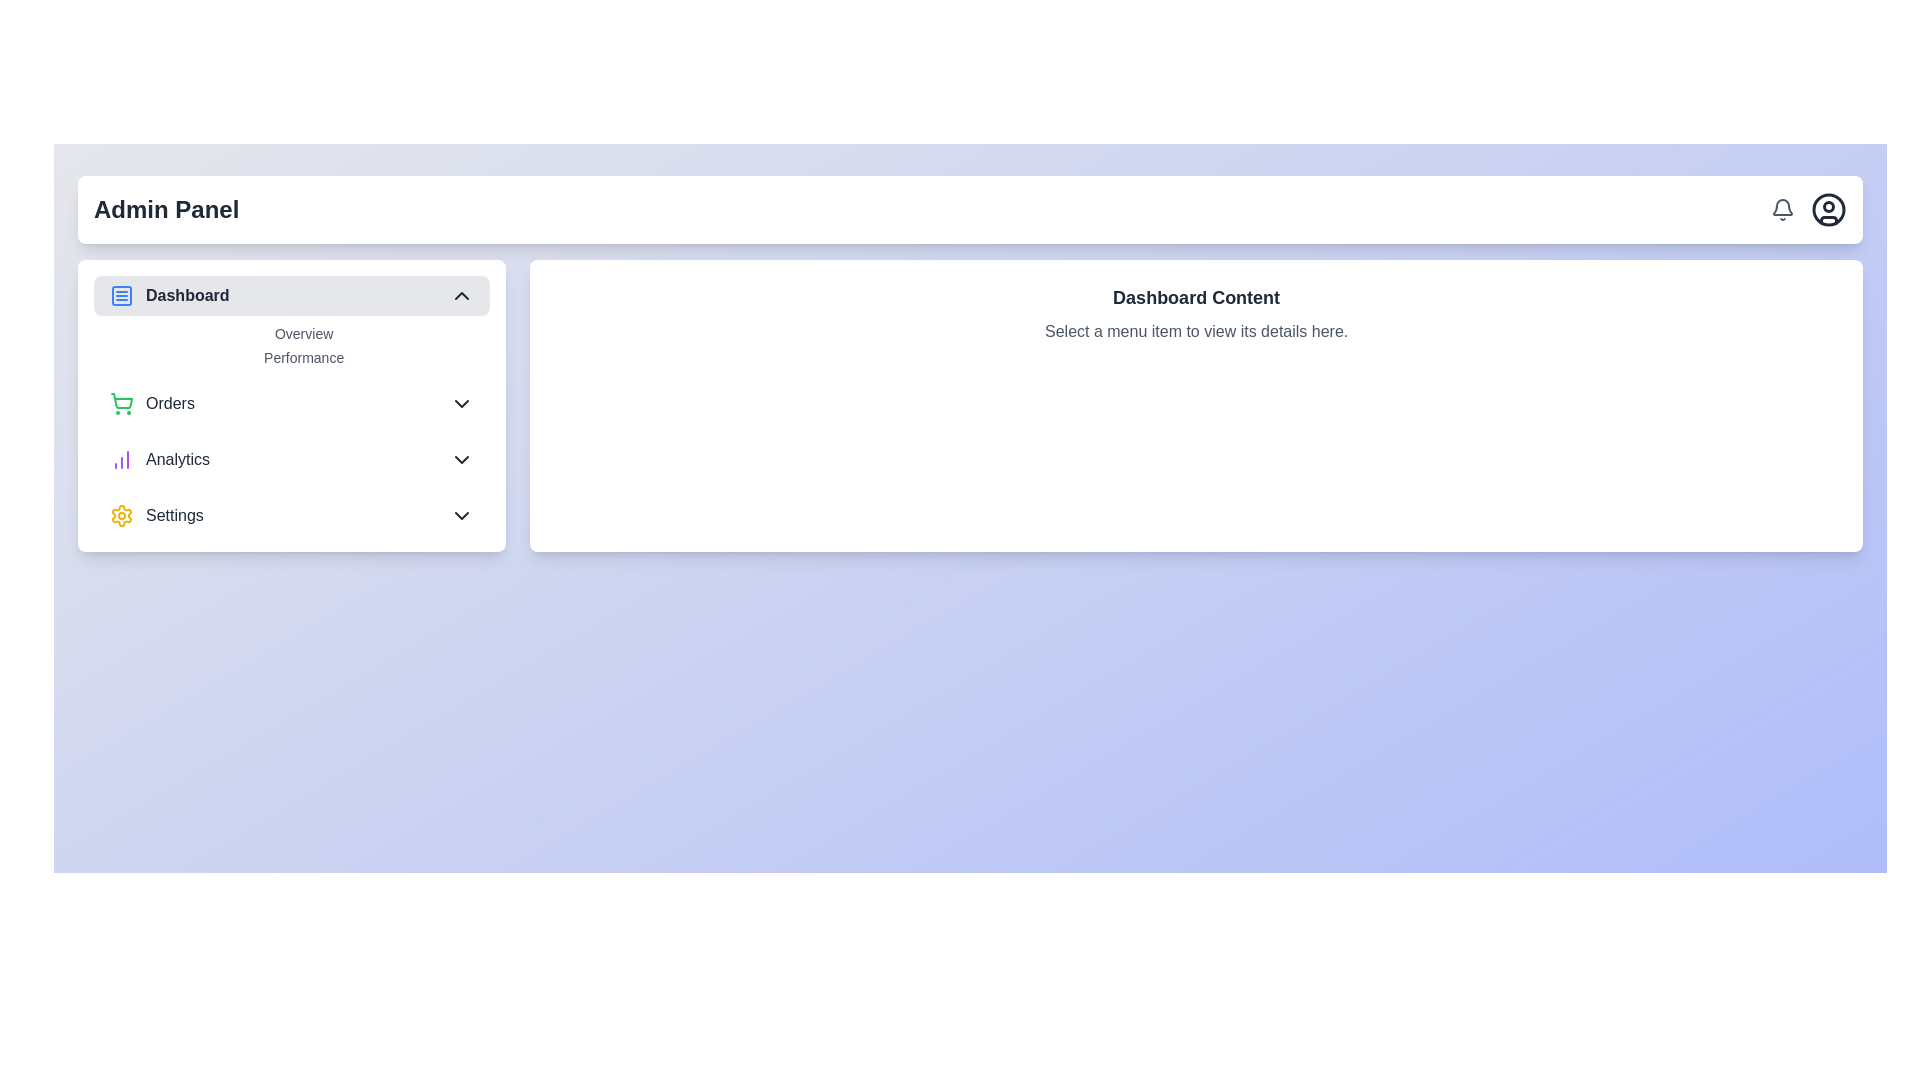  Describe the element at coordinates (166, 209) in the screenshot. I see `the 'Admin Panel' text label located at the top-left of the interface, which is styled with a large, bold font and dark color, if functionality exists` at that location.